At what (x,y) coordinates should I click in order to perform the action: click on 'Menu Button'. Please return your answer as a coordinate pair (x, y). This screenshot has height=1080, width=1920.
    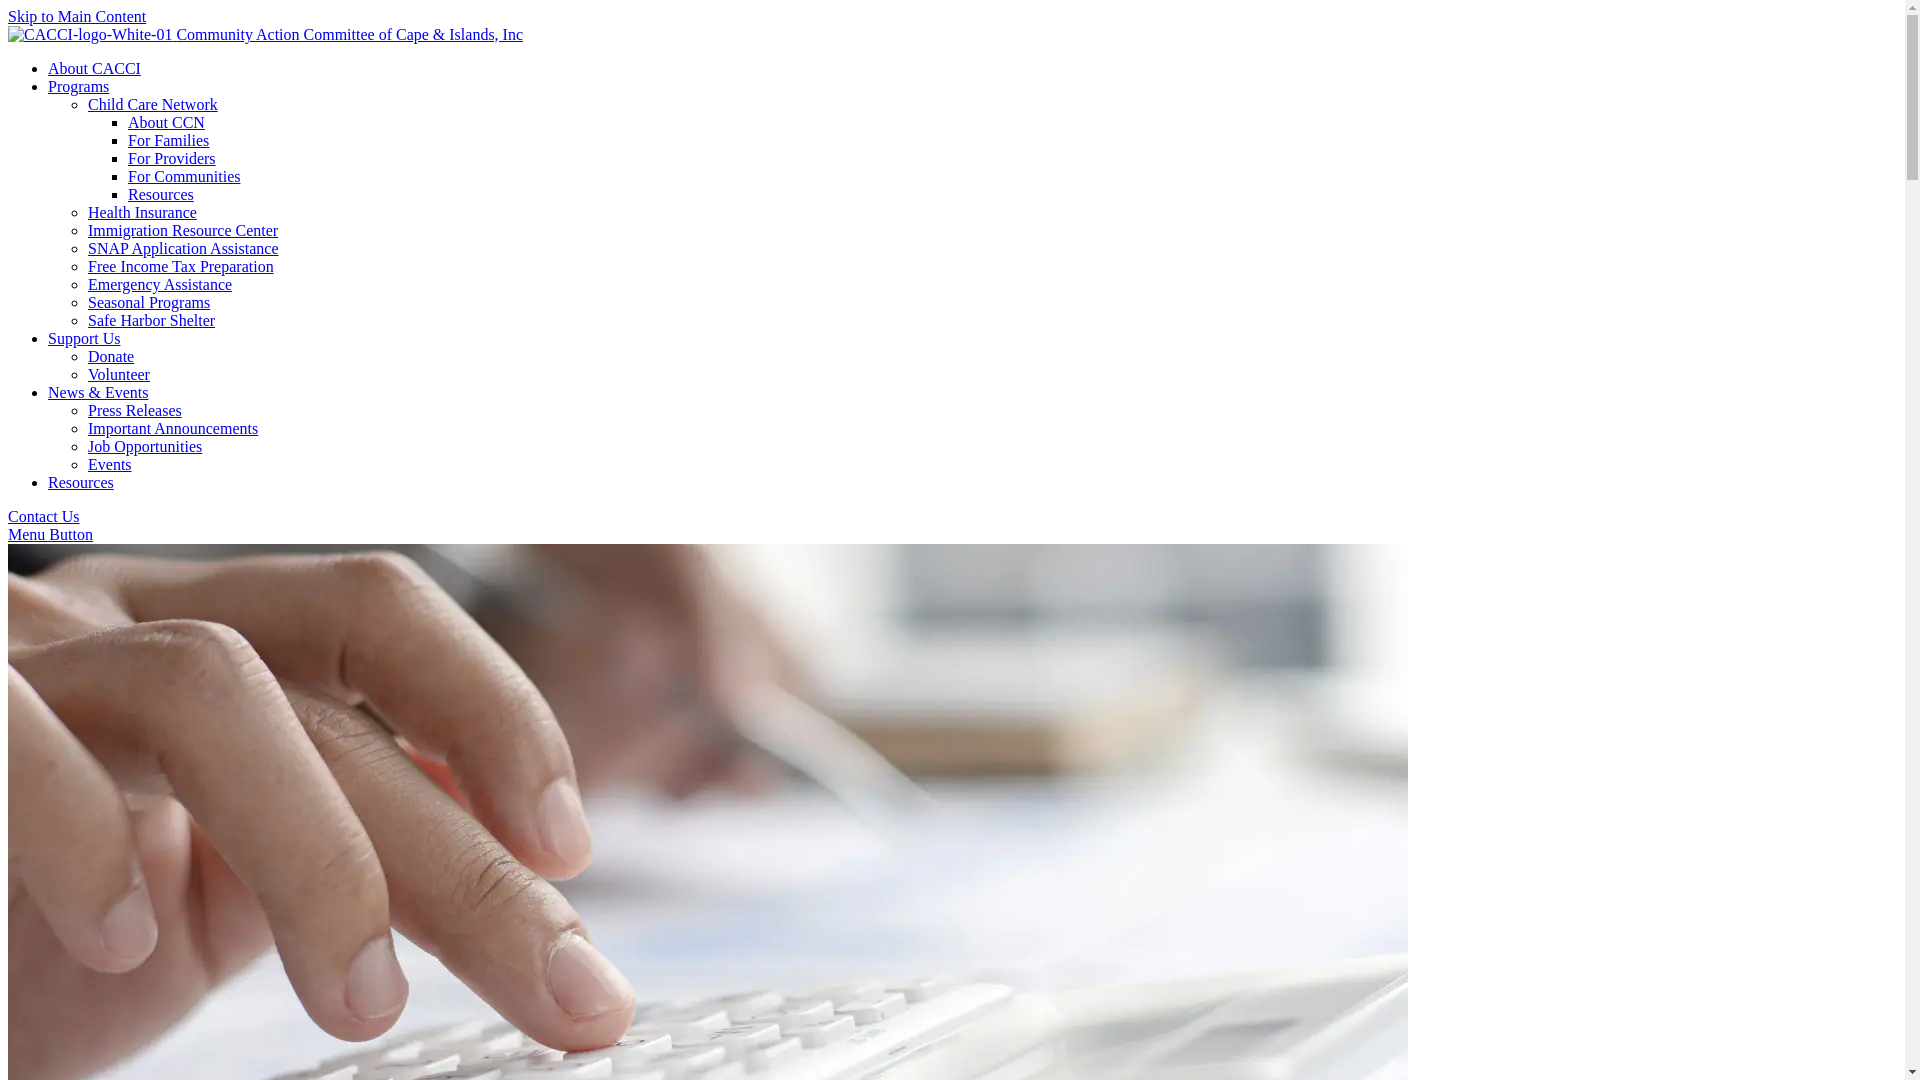
    Looking at the image, I should click on (50, 533).